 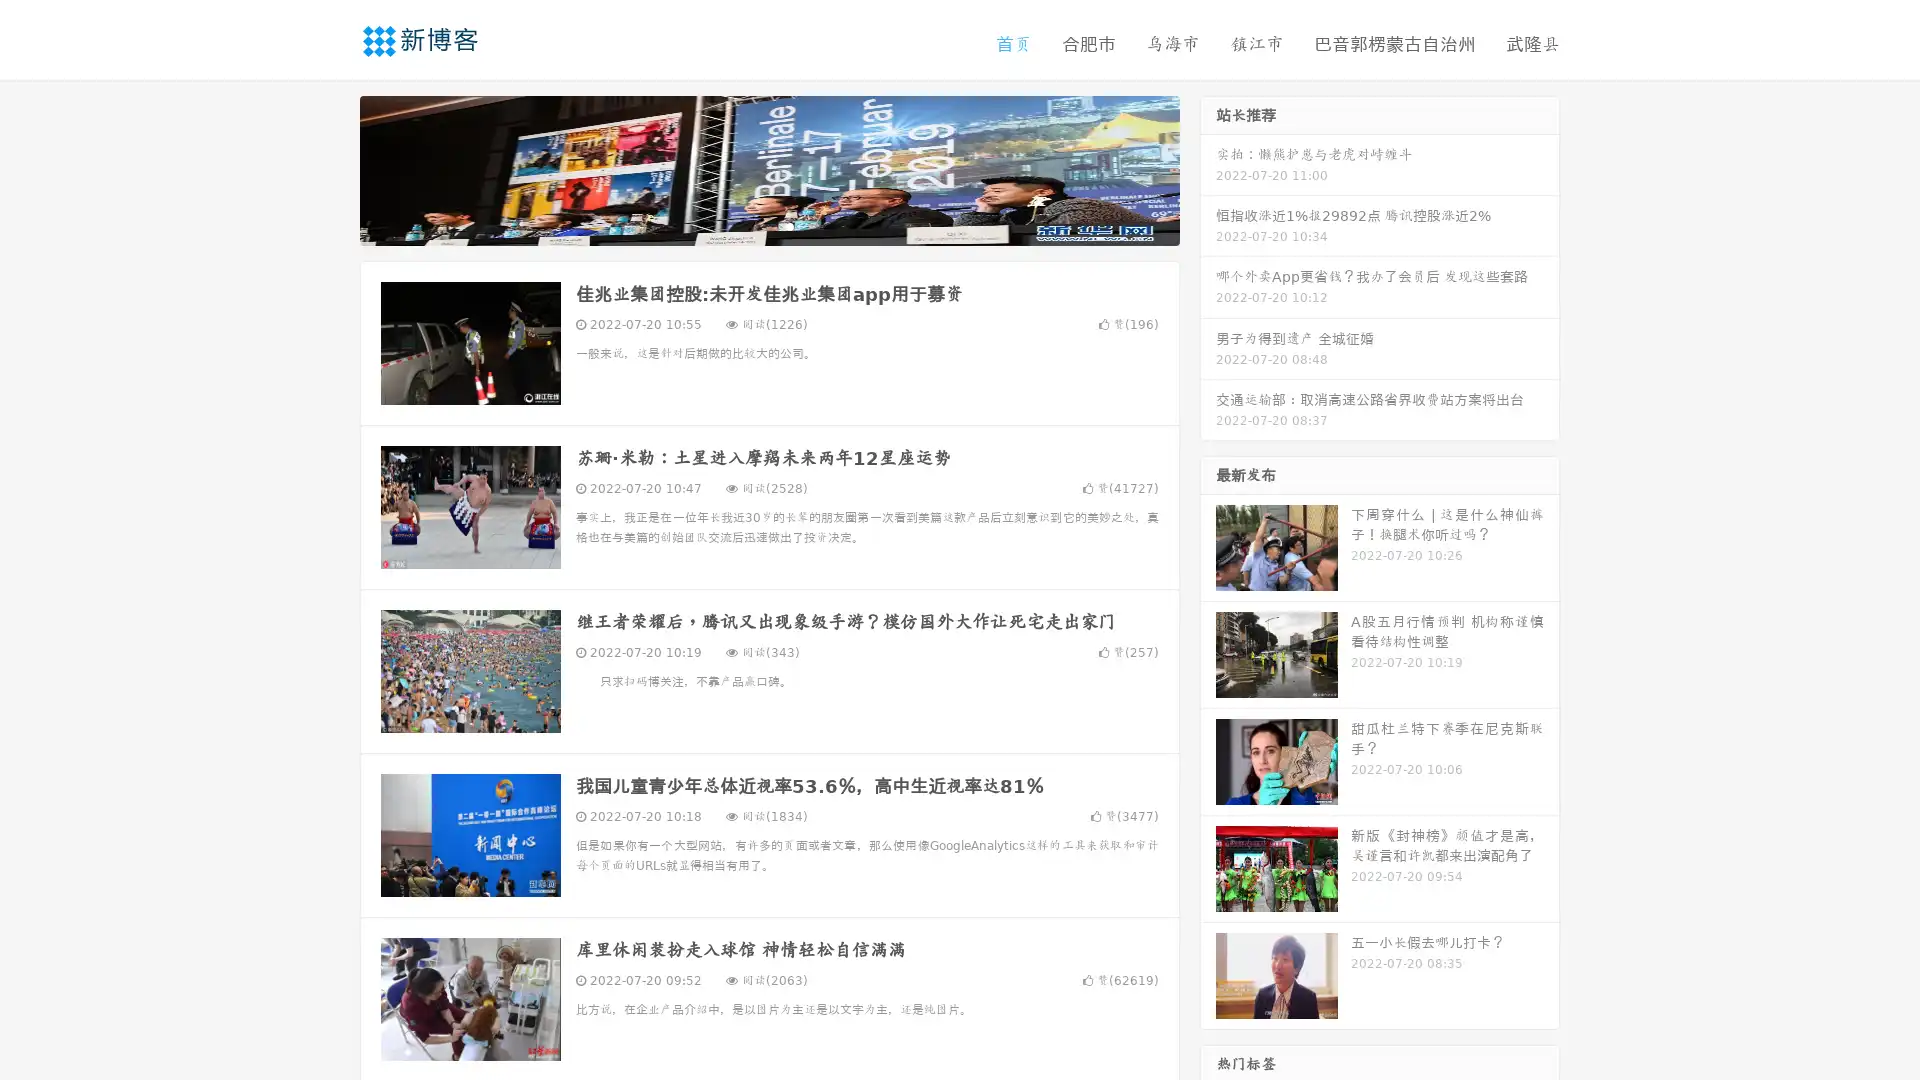 I want to click on Next slide, so click(x=1208, y=168).